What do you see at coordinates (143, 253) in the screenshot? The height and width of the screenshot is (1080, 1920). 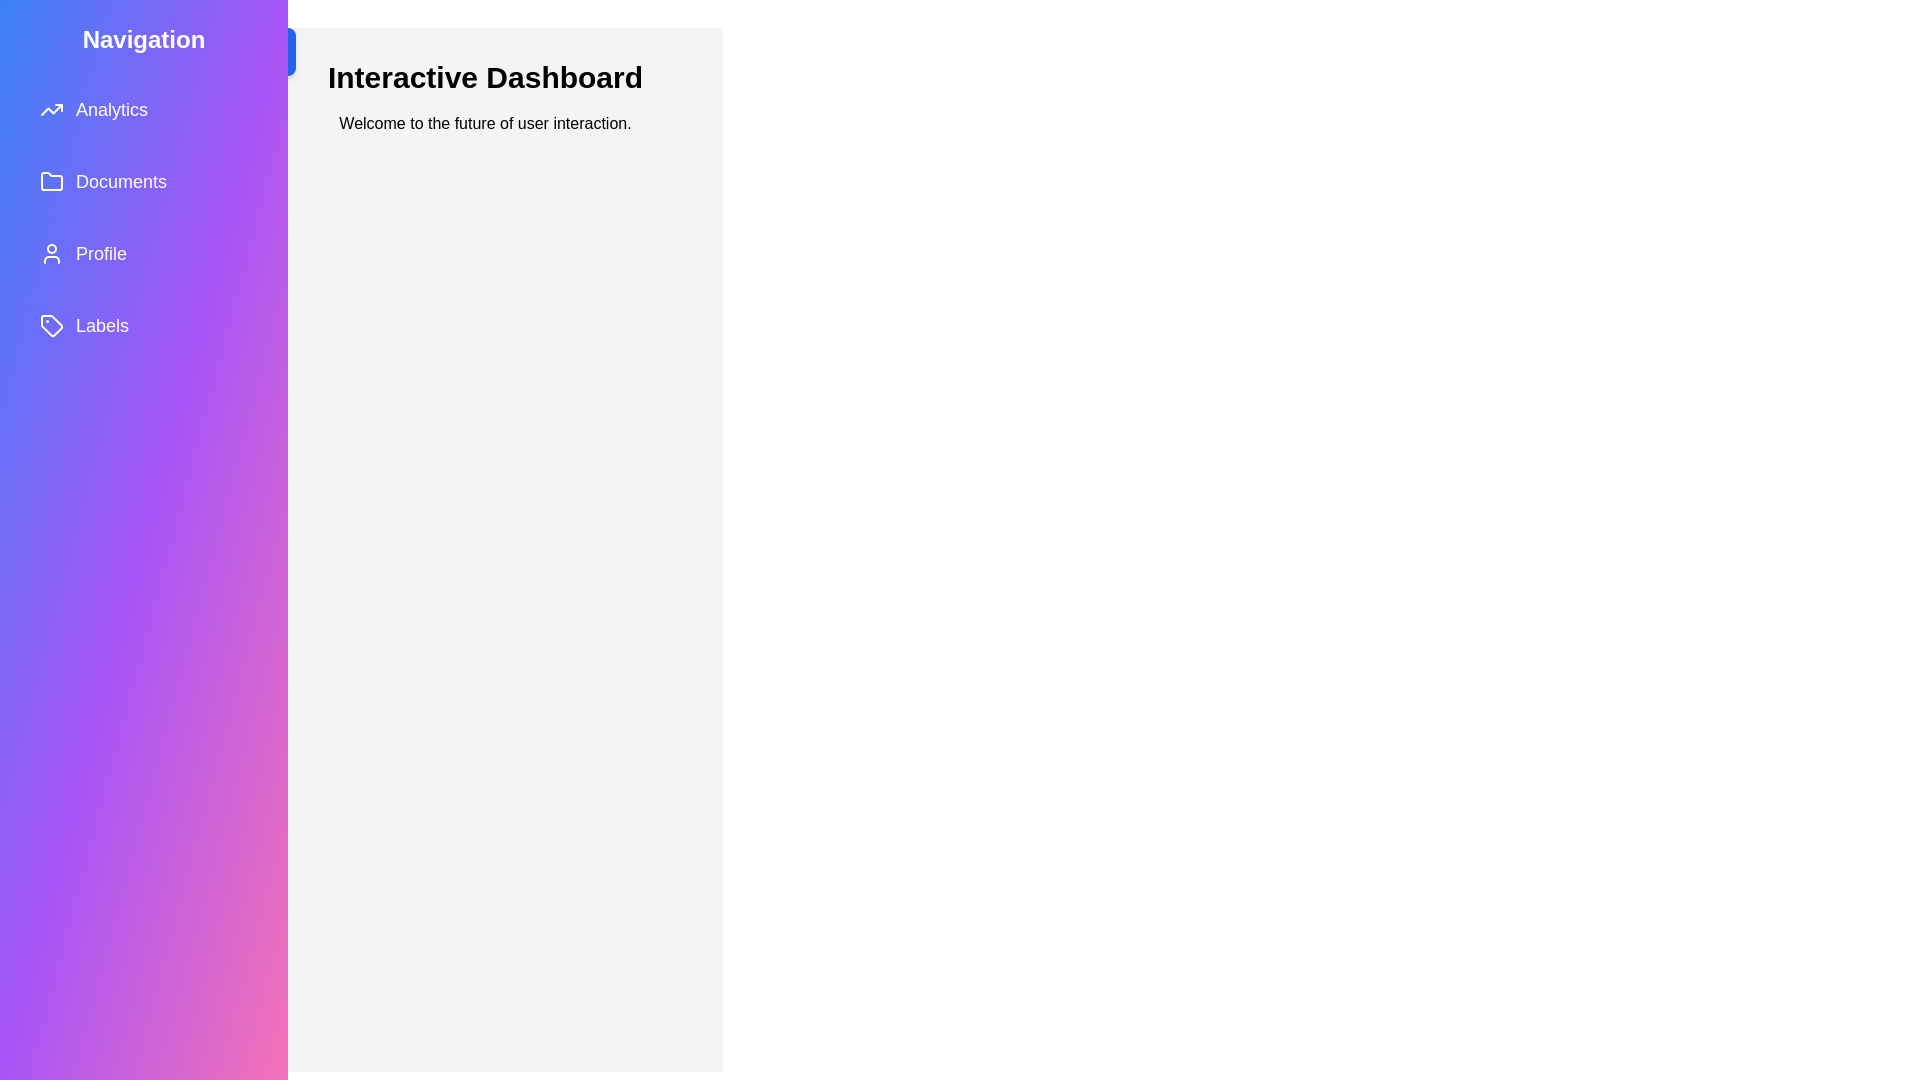 I see `the navigation item Profile in the drawer` at bounding box center [143, 253].